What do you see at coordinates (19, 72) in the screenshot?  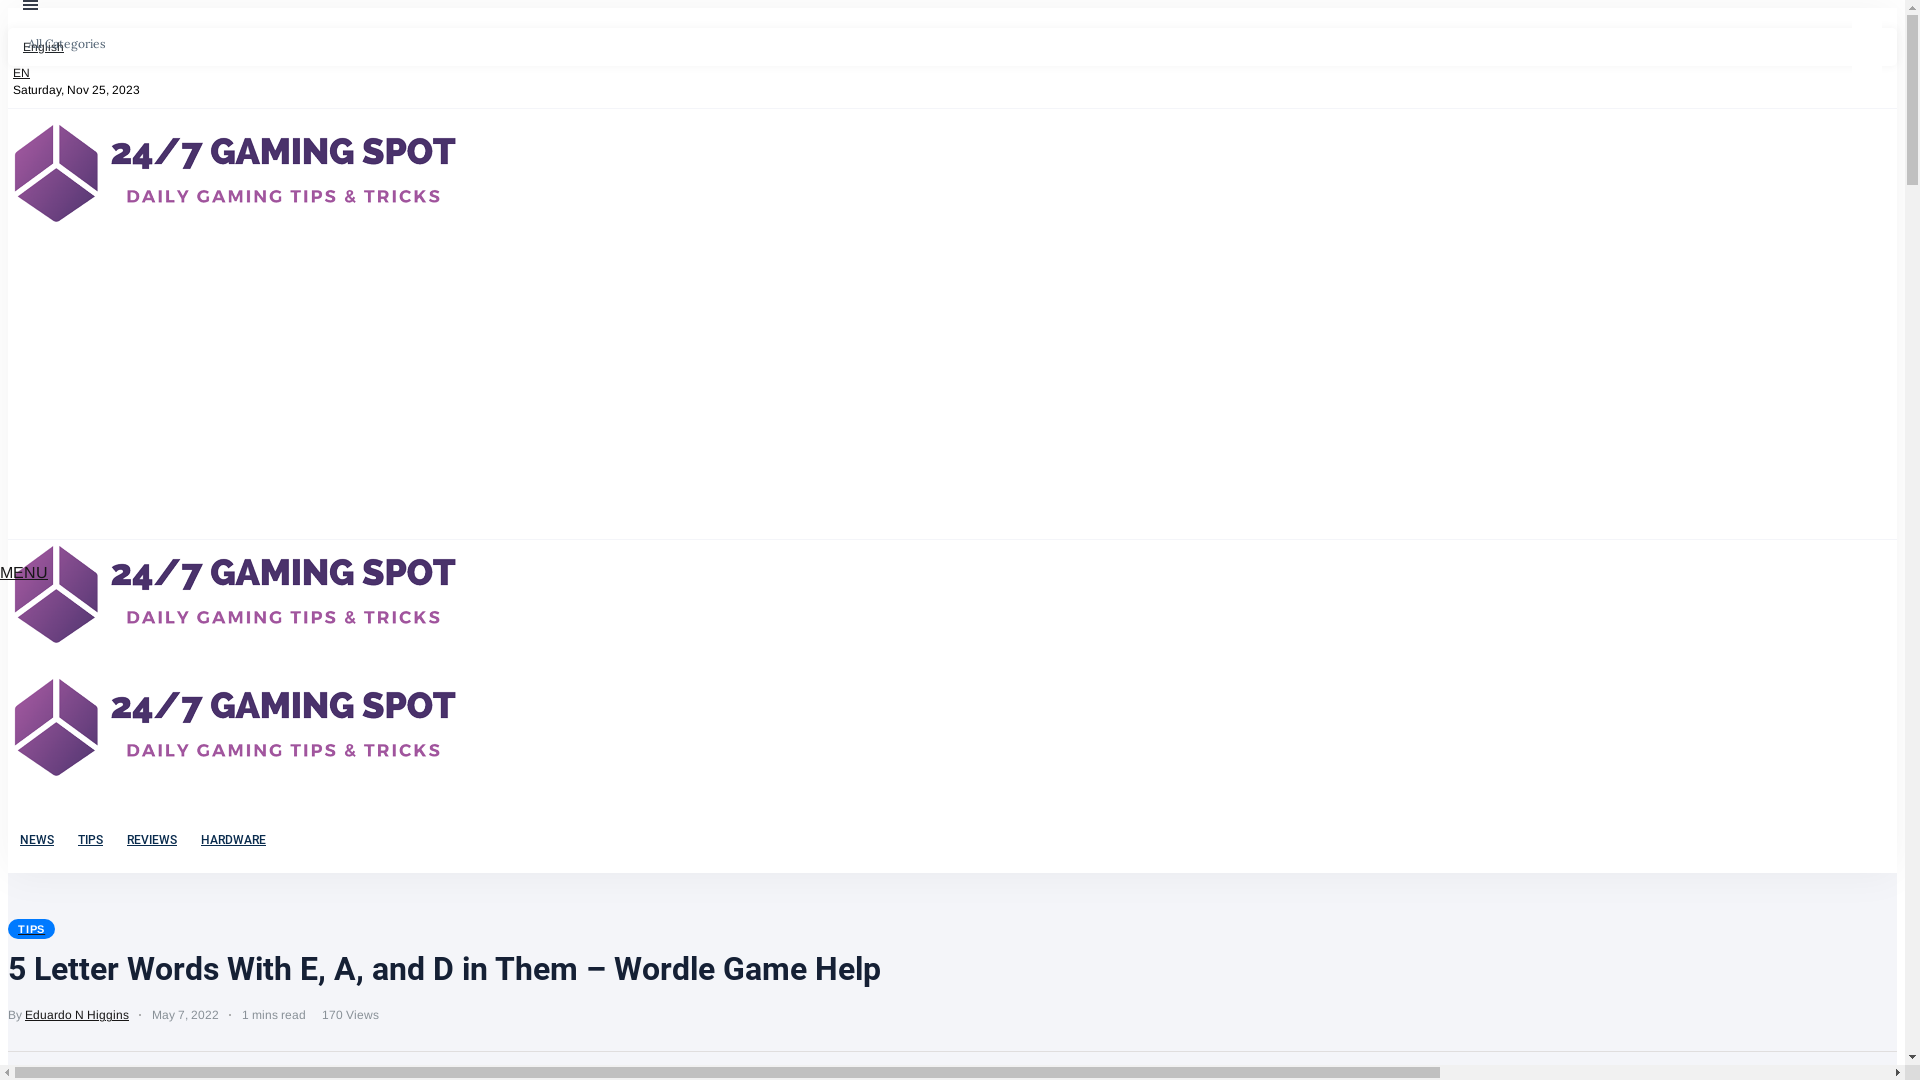 I see `'EN'` at bounding box center [19, 72].